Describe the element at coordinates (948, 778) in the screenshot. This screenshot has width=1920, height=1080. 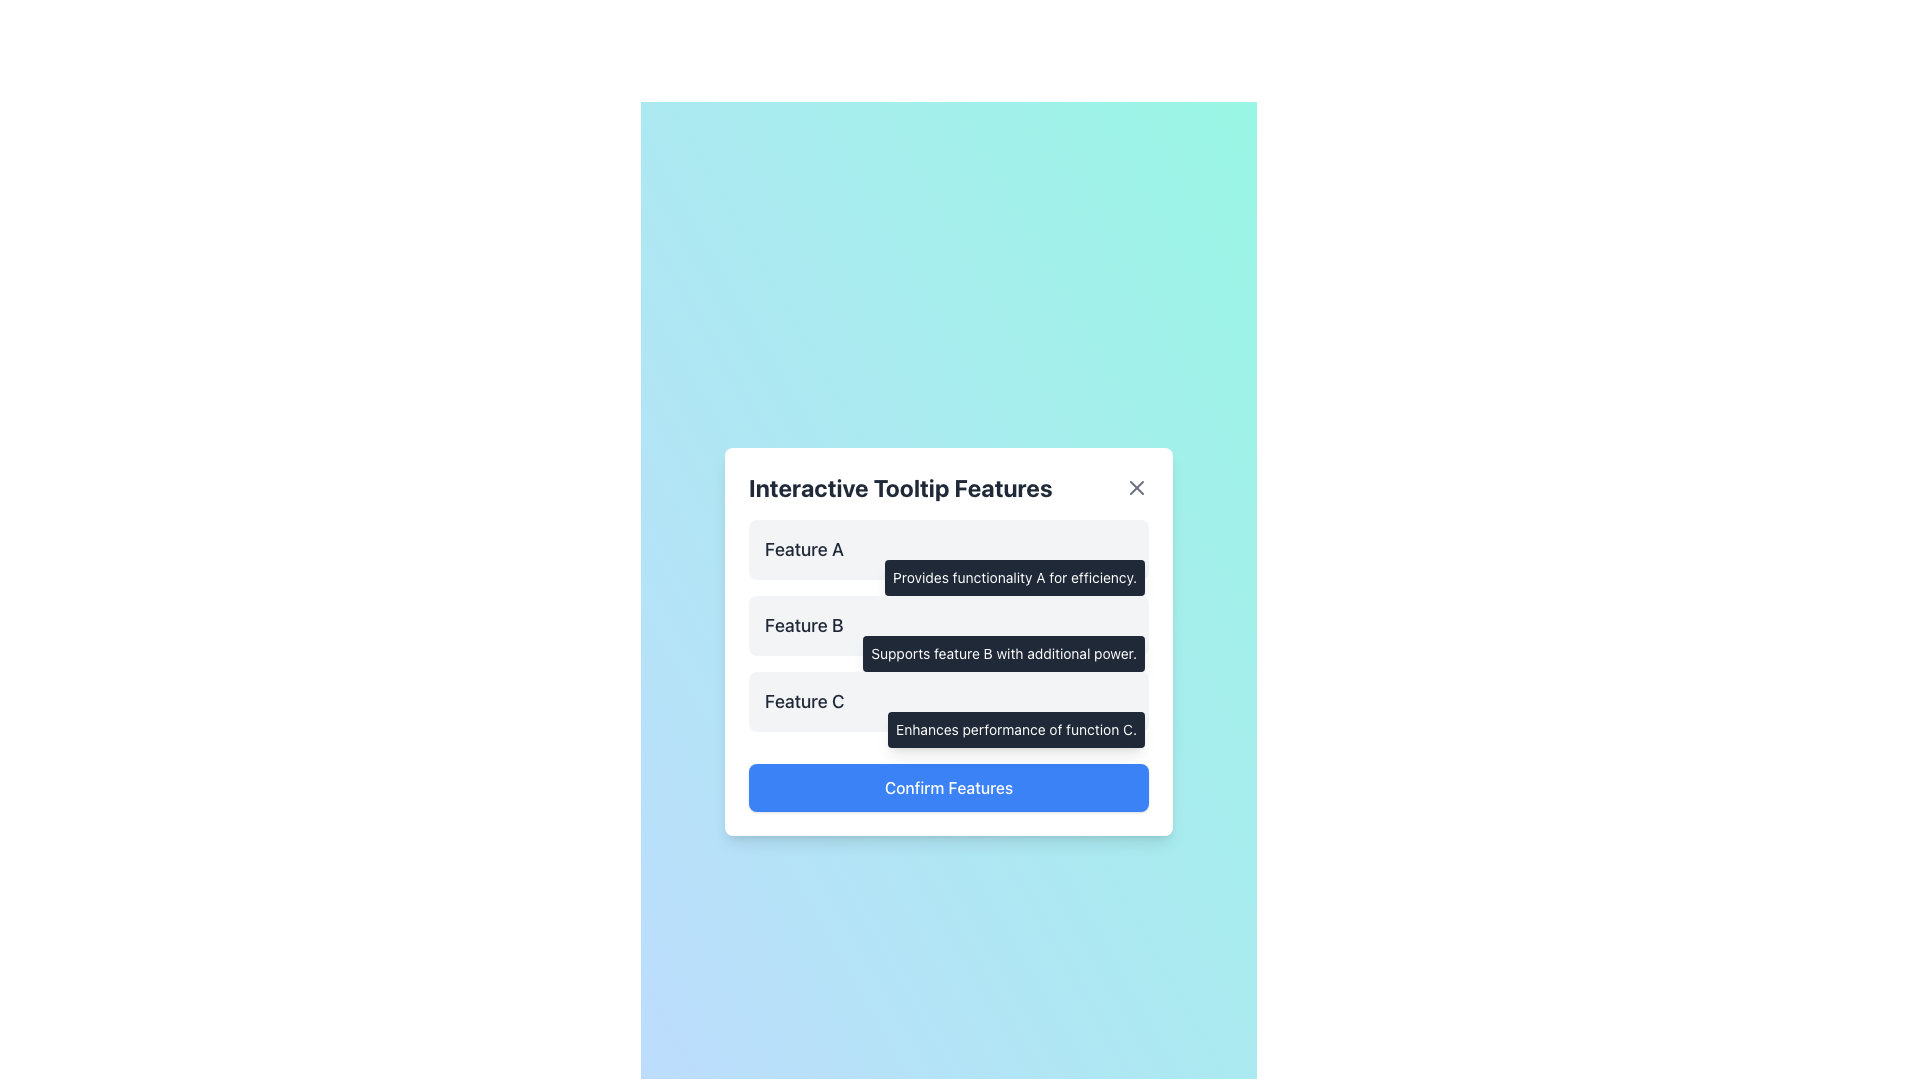
I see `the confirmation button located at the bottom of the 'Interactive Tooltip Features' modal to acknowledge the selected features` at that location.